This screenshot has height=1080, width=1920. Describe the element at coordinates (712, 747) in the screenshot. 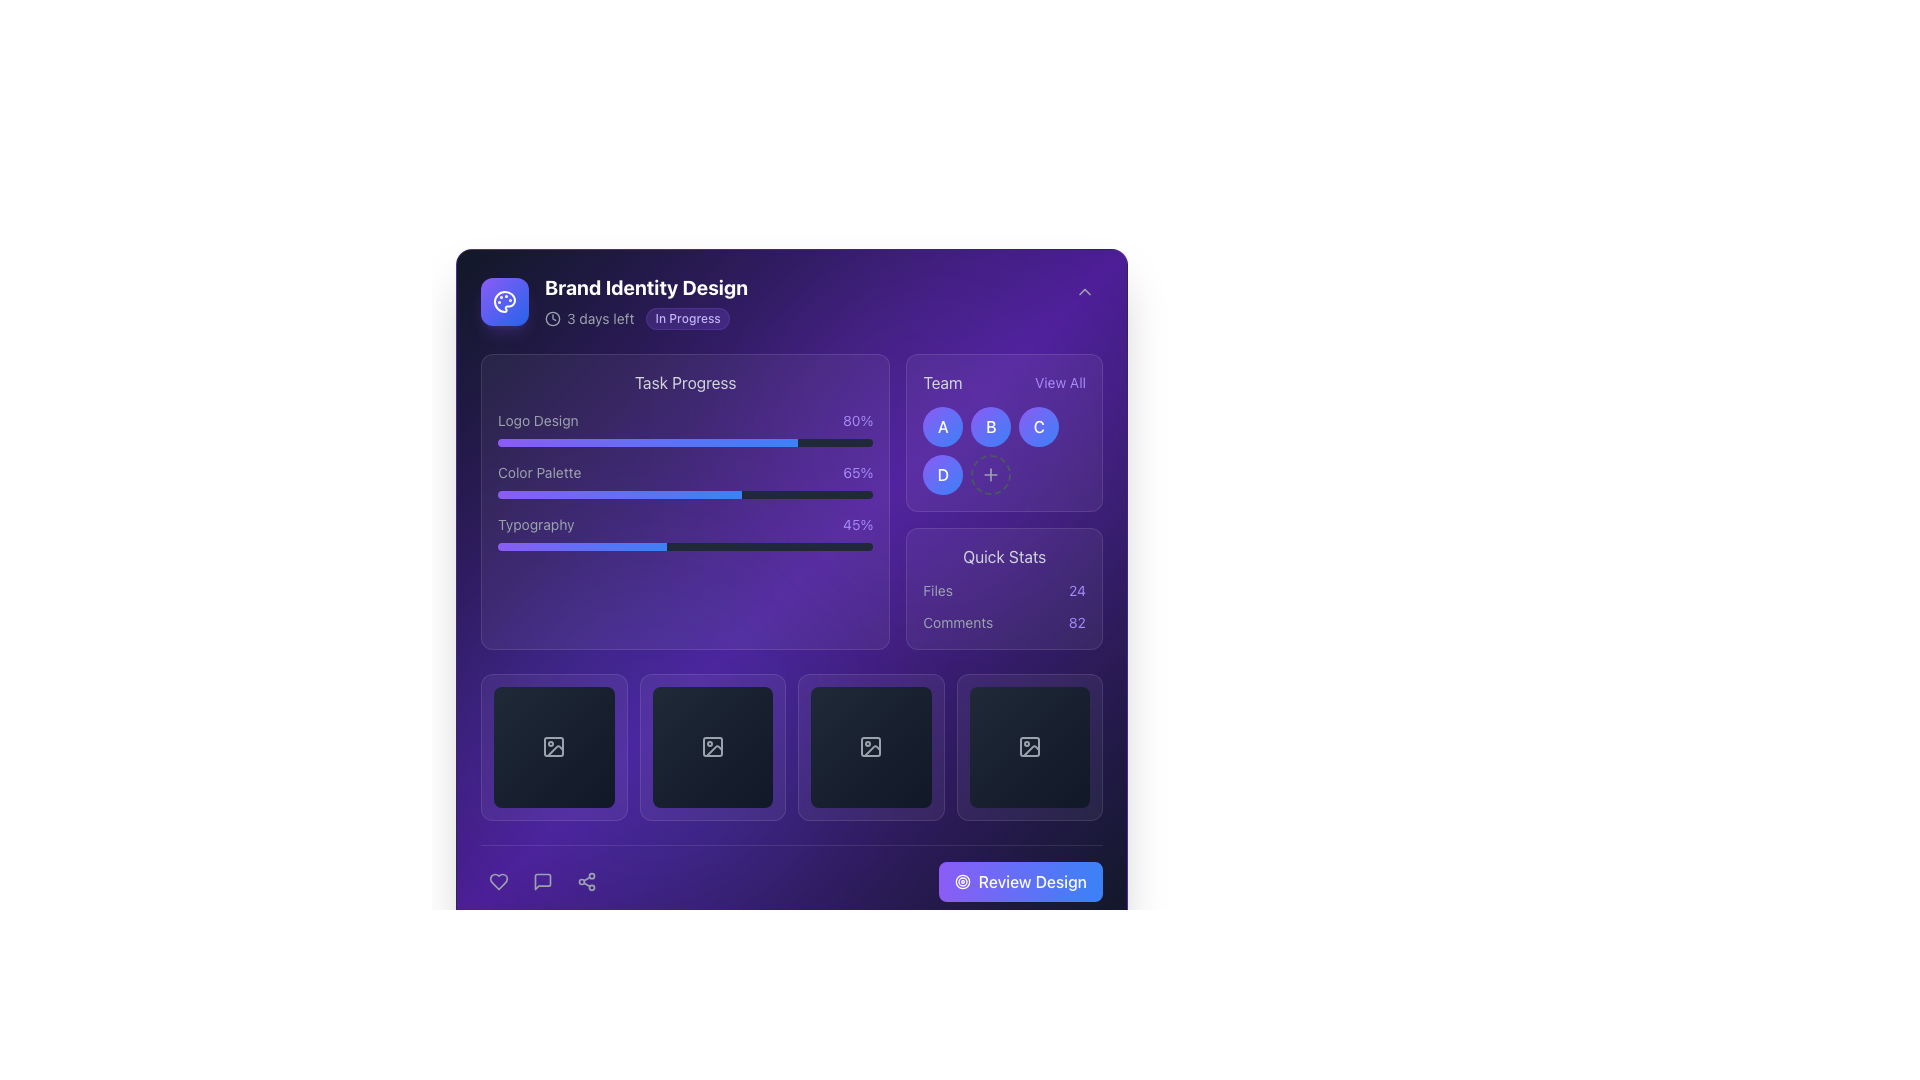

I see `the Image icon, which is the second element in a horizontal row of similar icons` at that location.